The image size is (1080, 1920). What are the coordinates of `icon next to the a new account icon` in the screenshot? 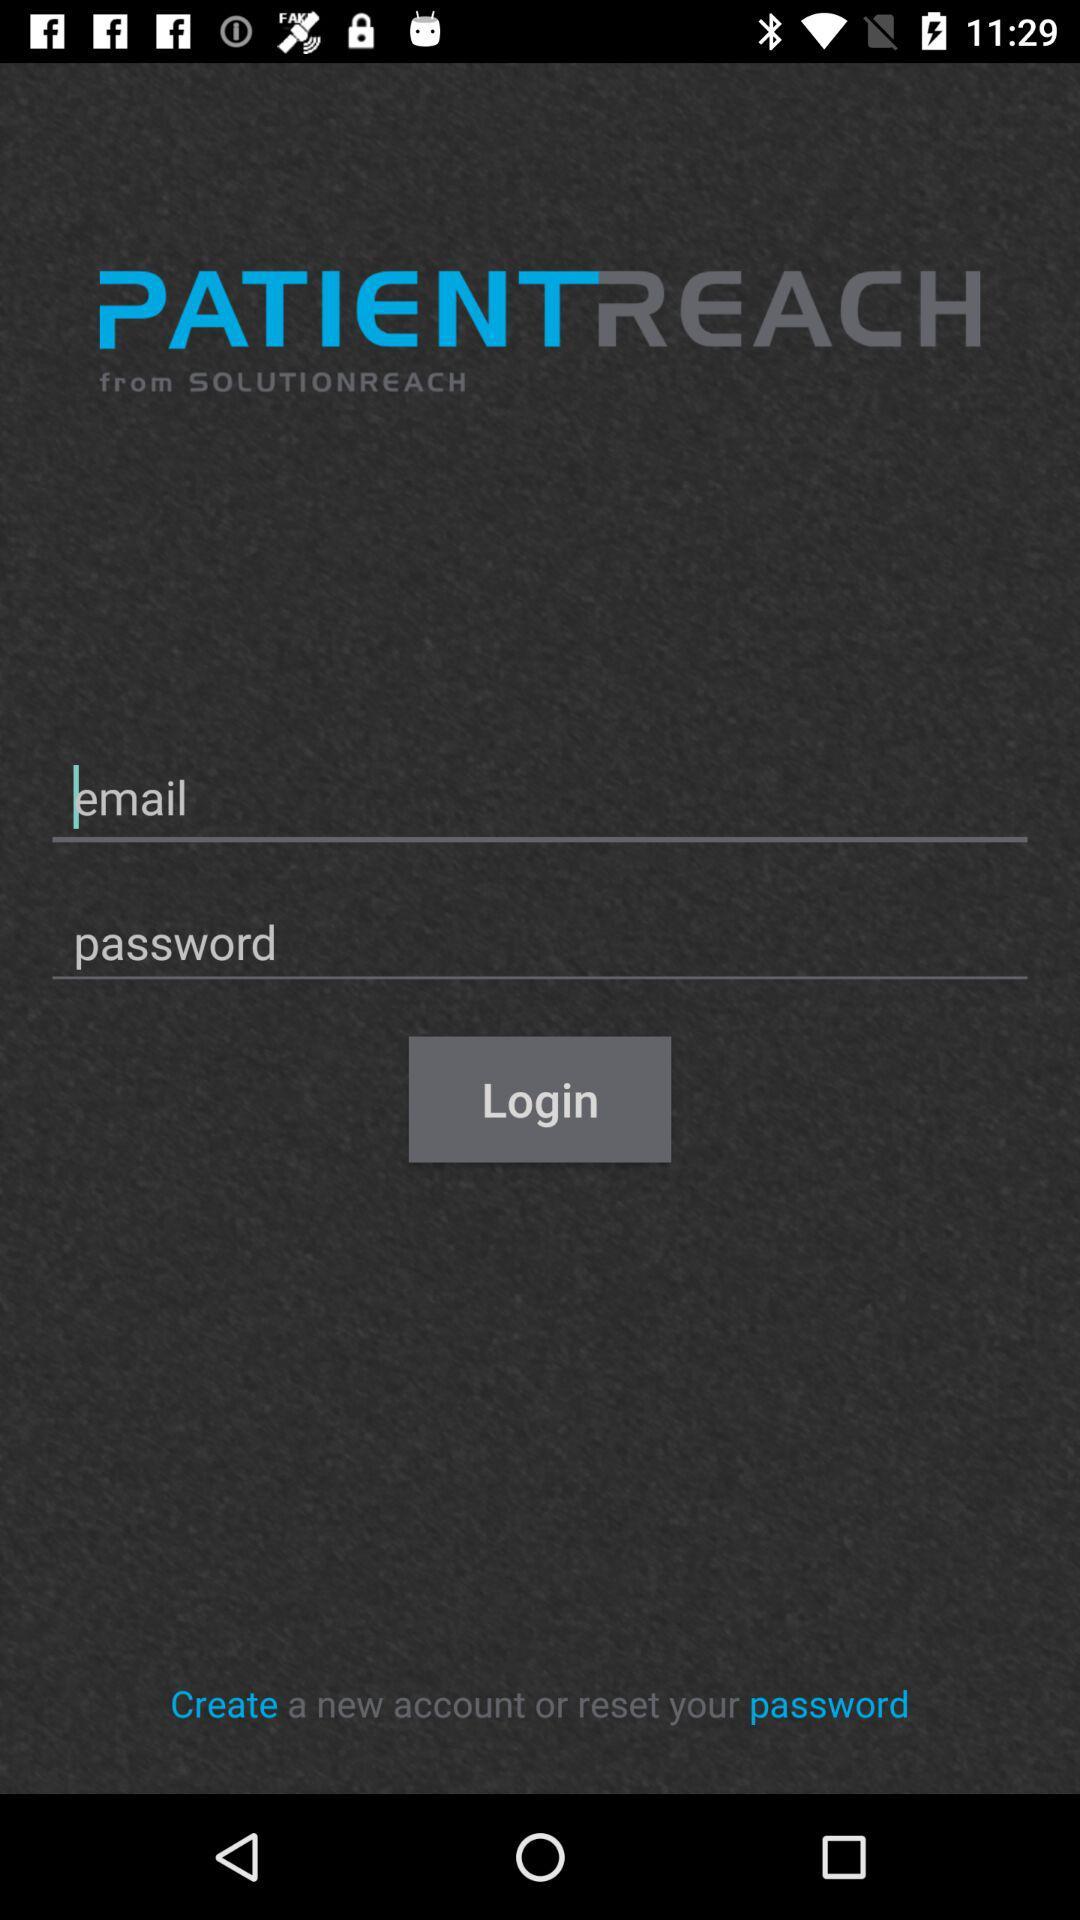 It's located at (224, 1702).